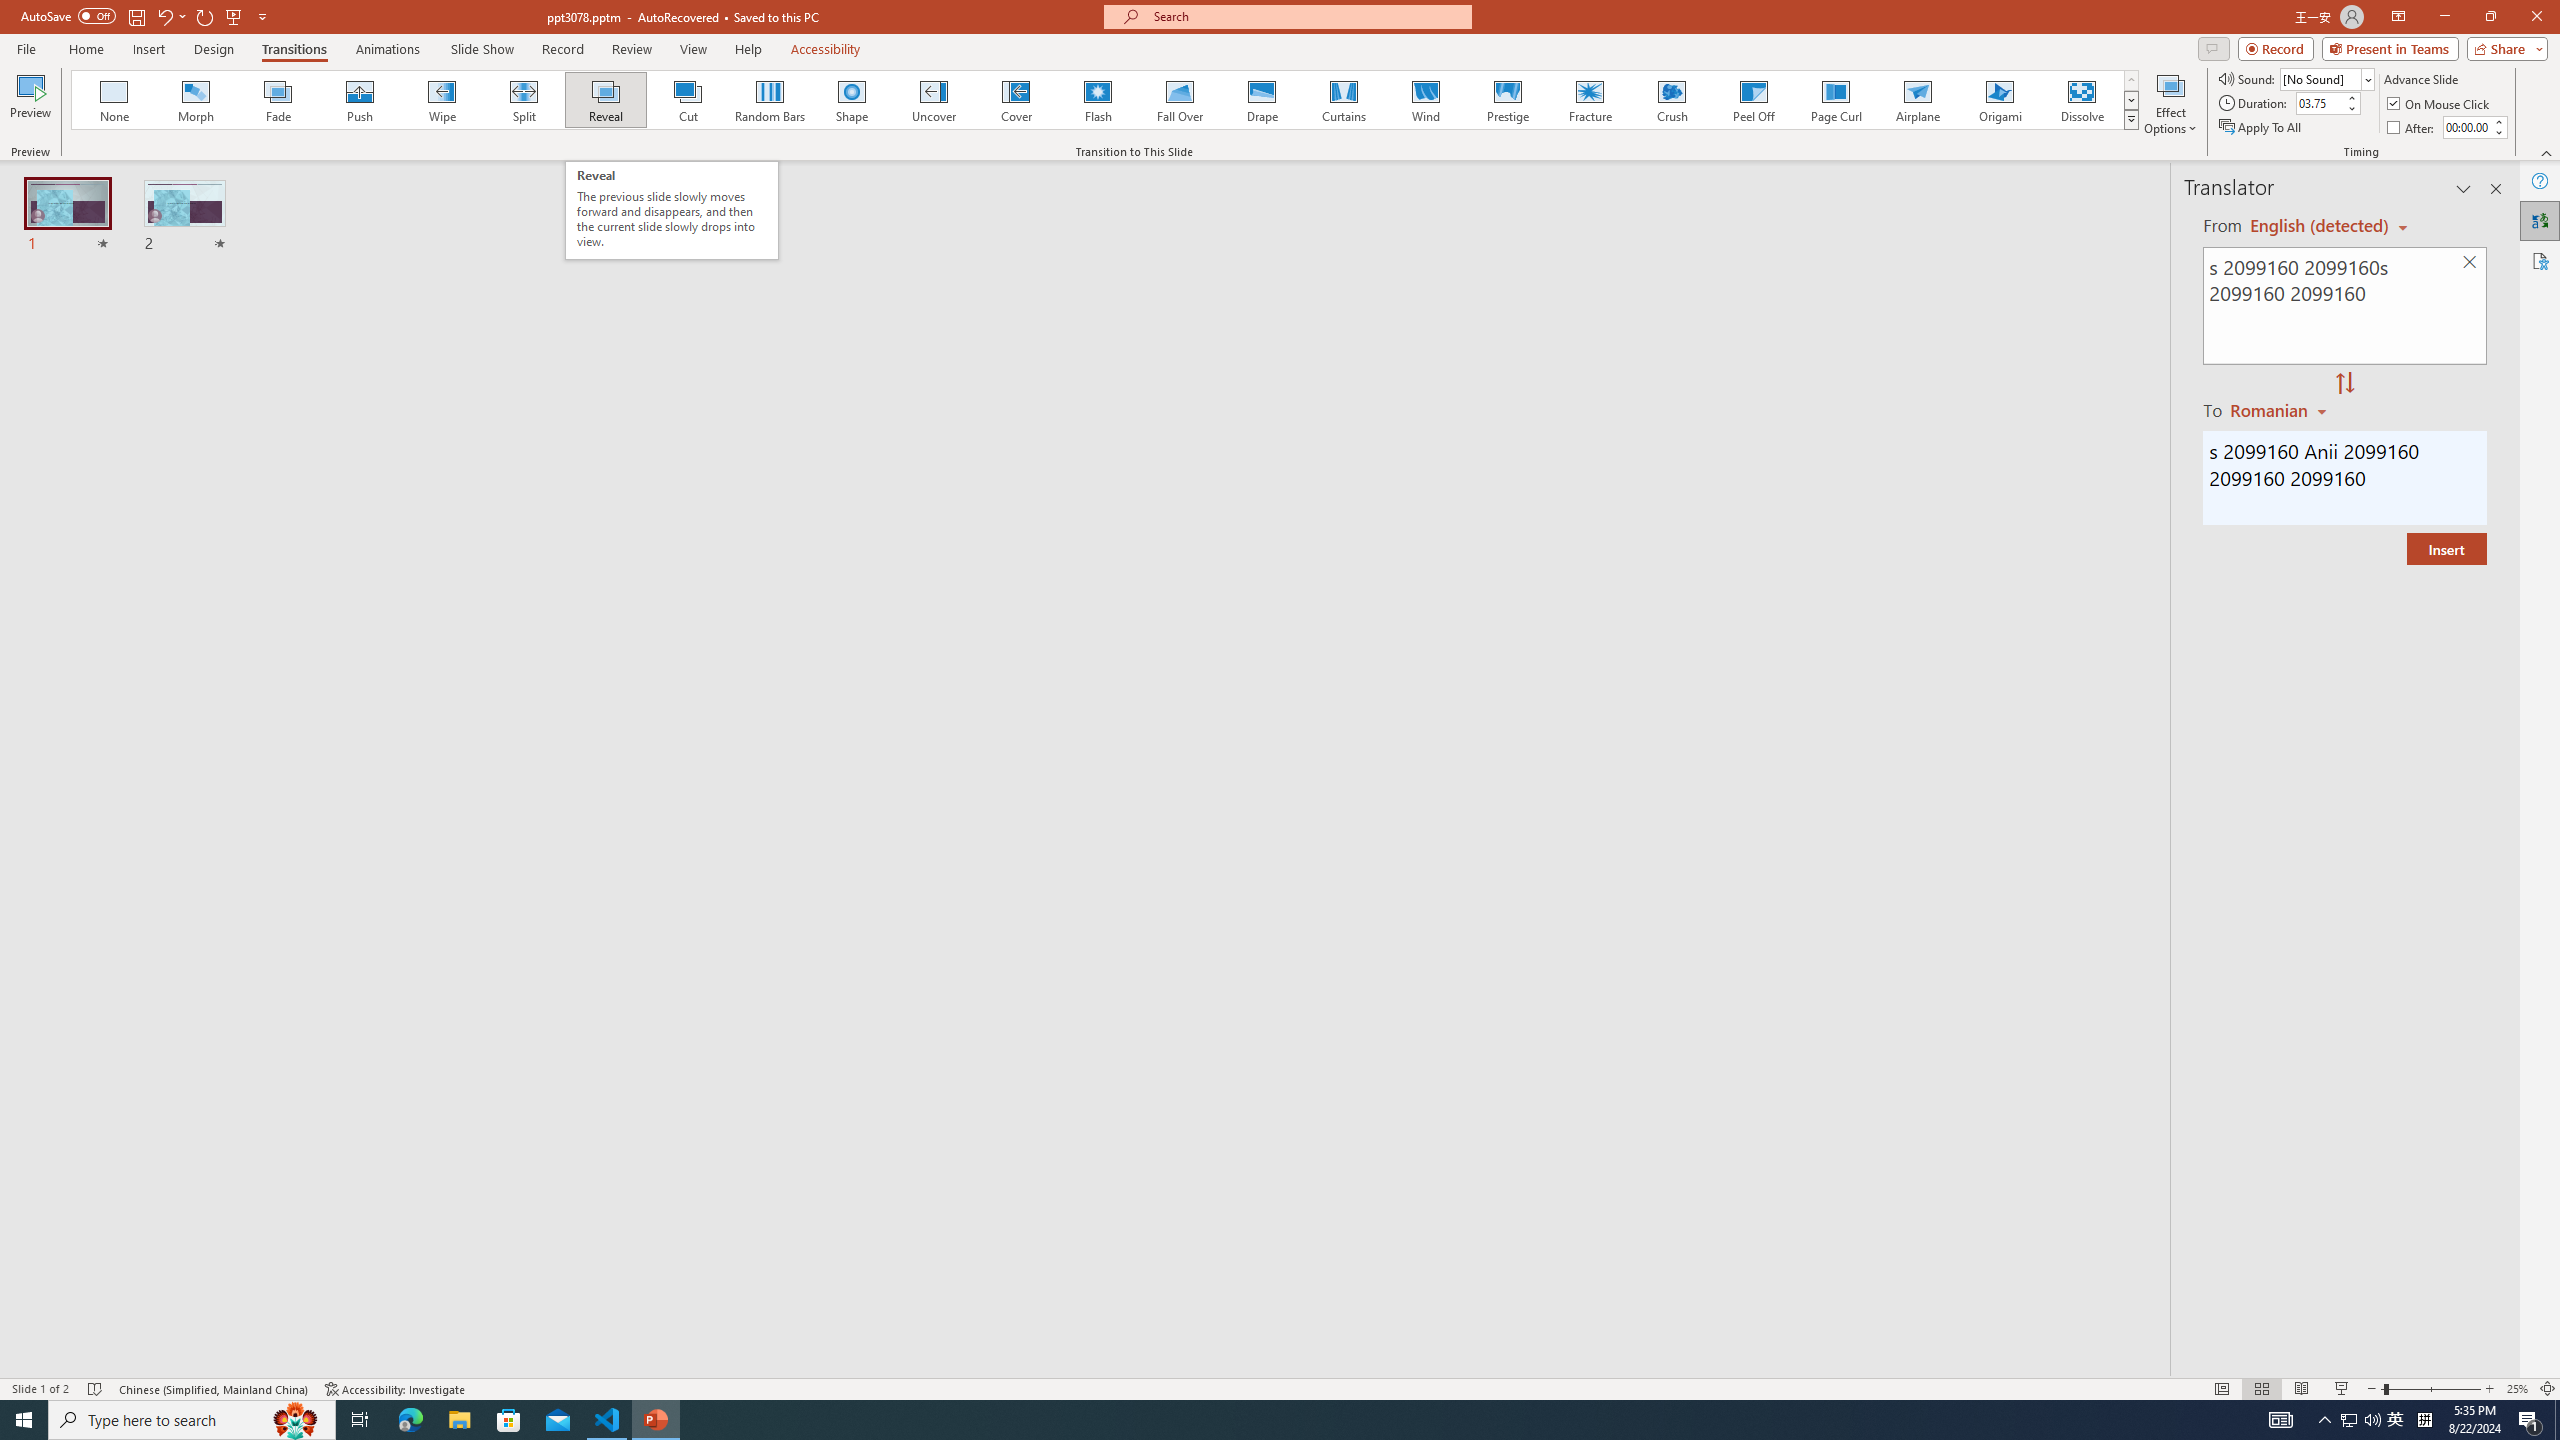 The width and height of the screenshot is (2560, 1440). What do you see at coordinates (2131, 118) in the screenshot?
I see `'Transition Effects'` at bounding box center [2131, 118].